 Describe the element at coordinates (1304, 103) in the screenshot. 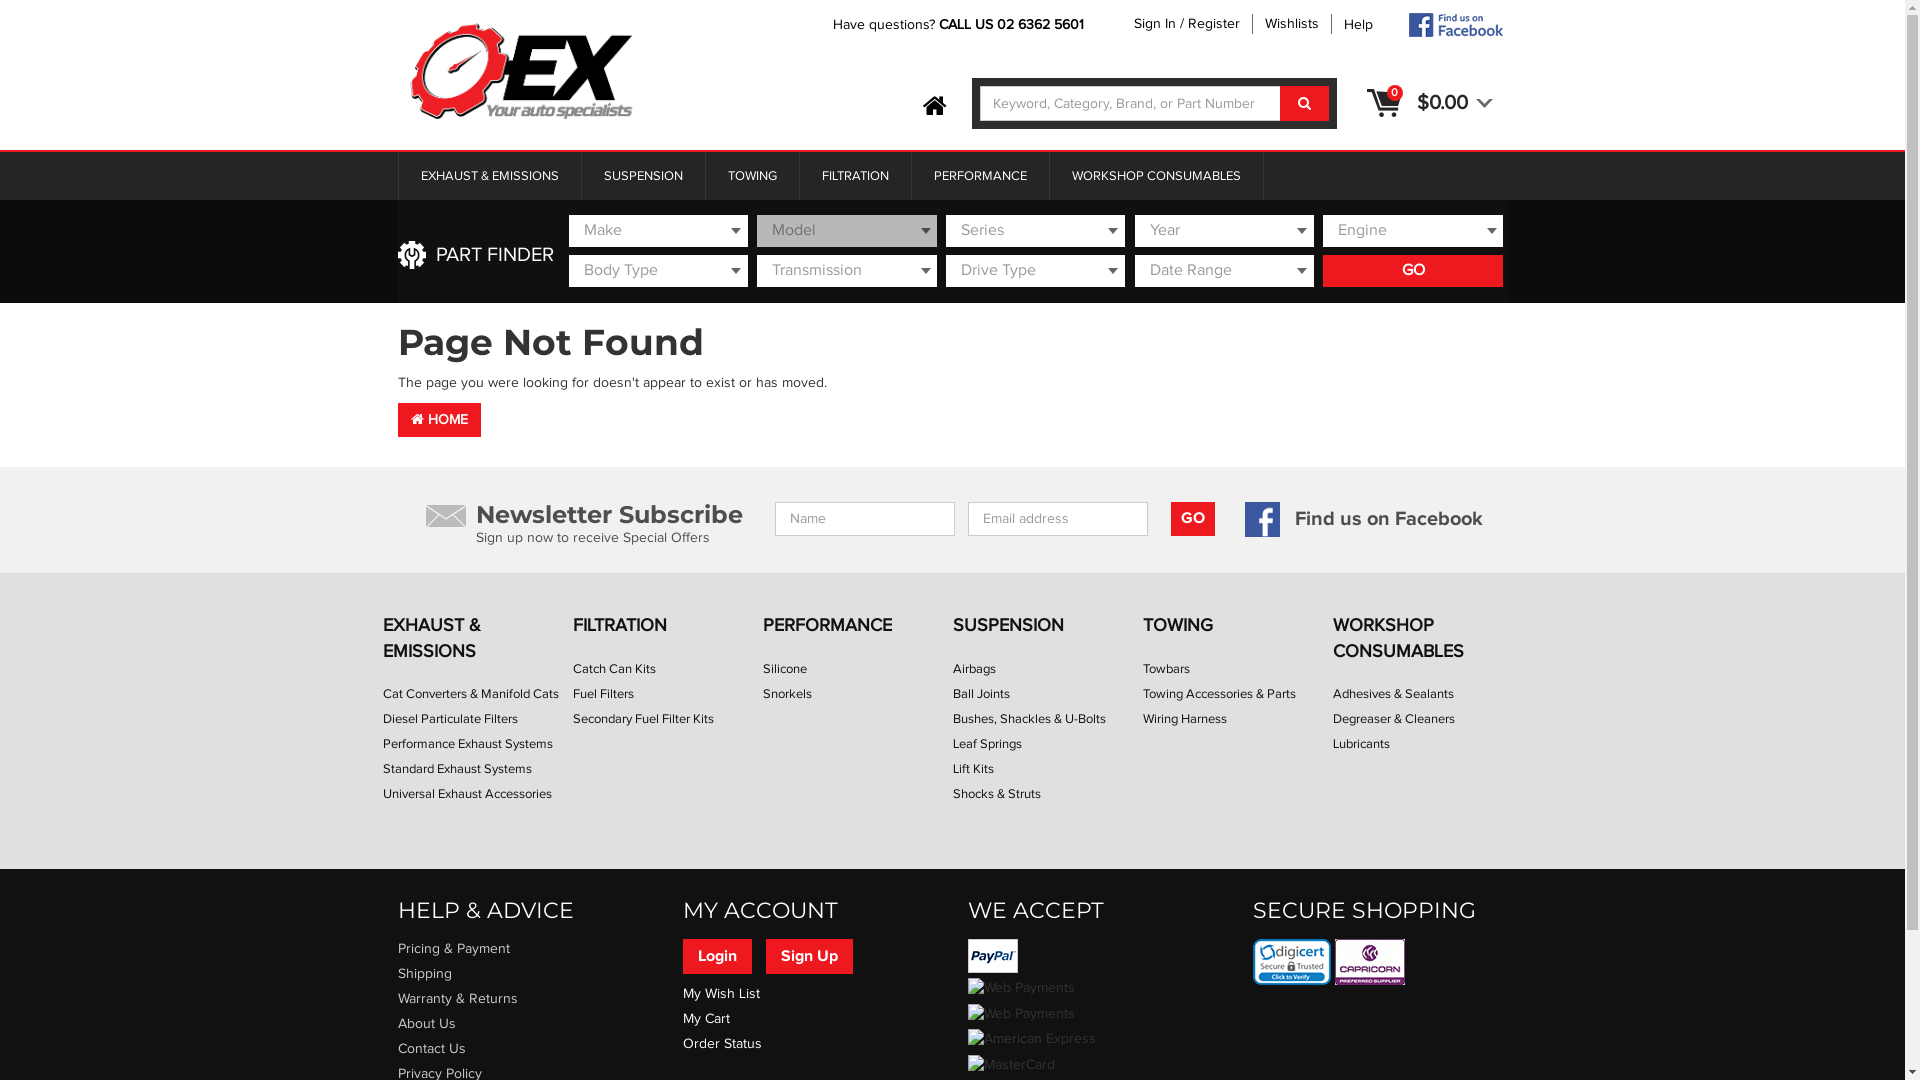

I see `'Search'` at that location.